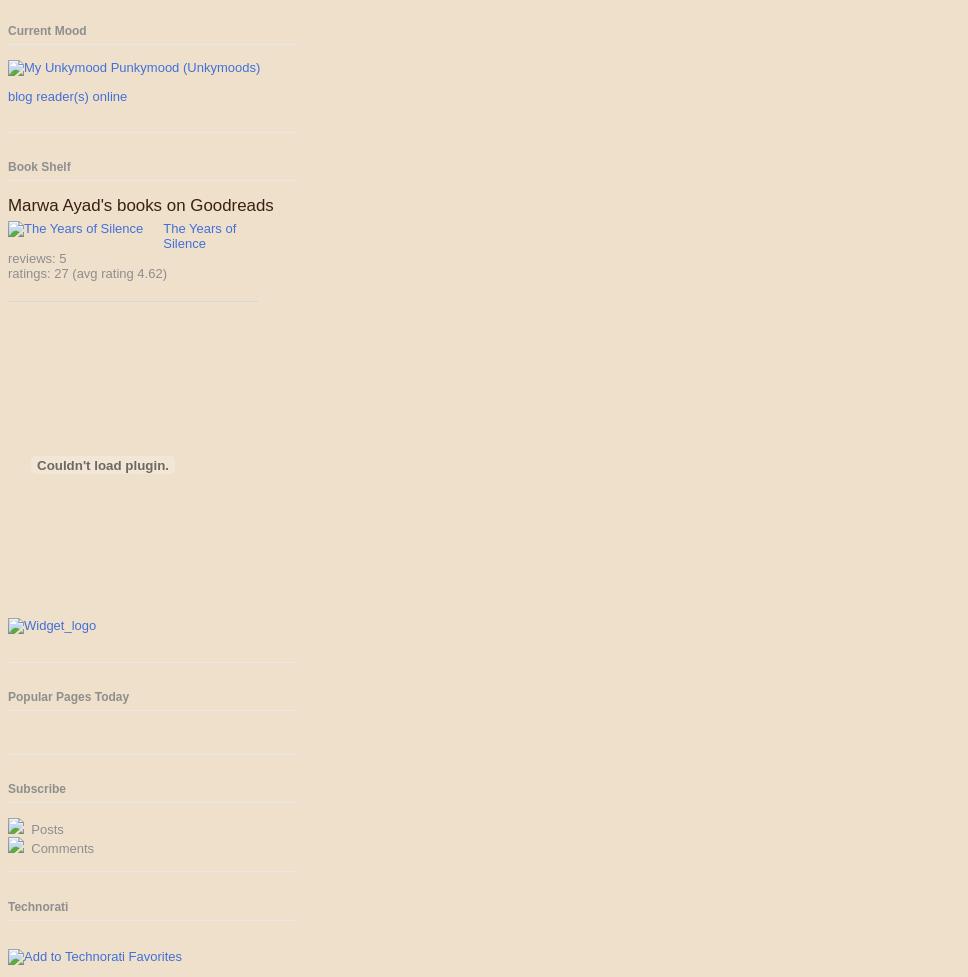  Describe the element at coordinates (59, 847) in the screenshot. I see `'Comments'` at that location.